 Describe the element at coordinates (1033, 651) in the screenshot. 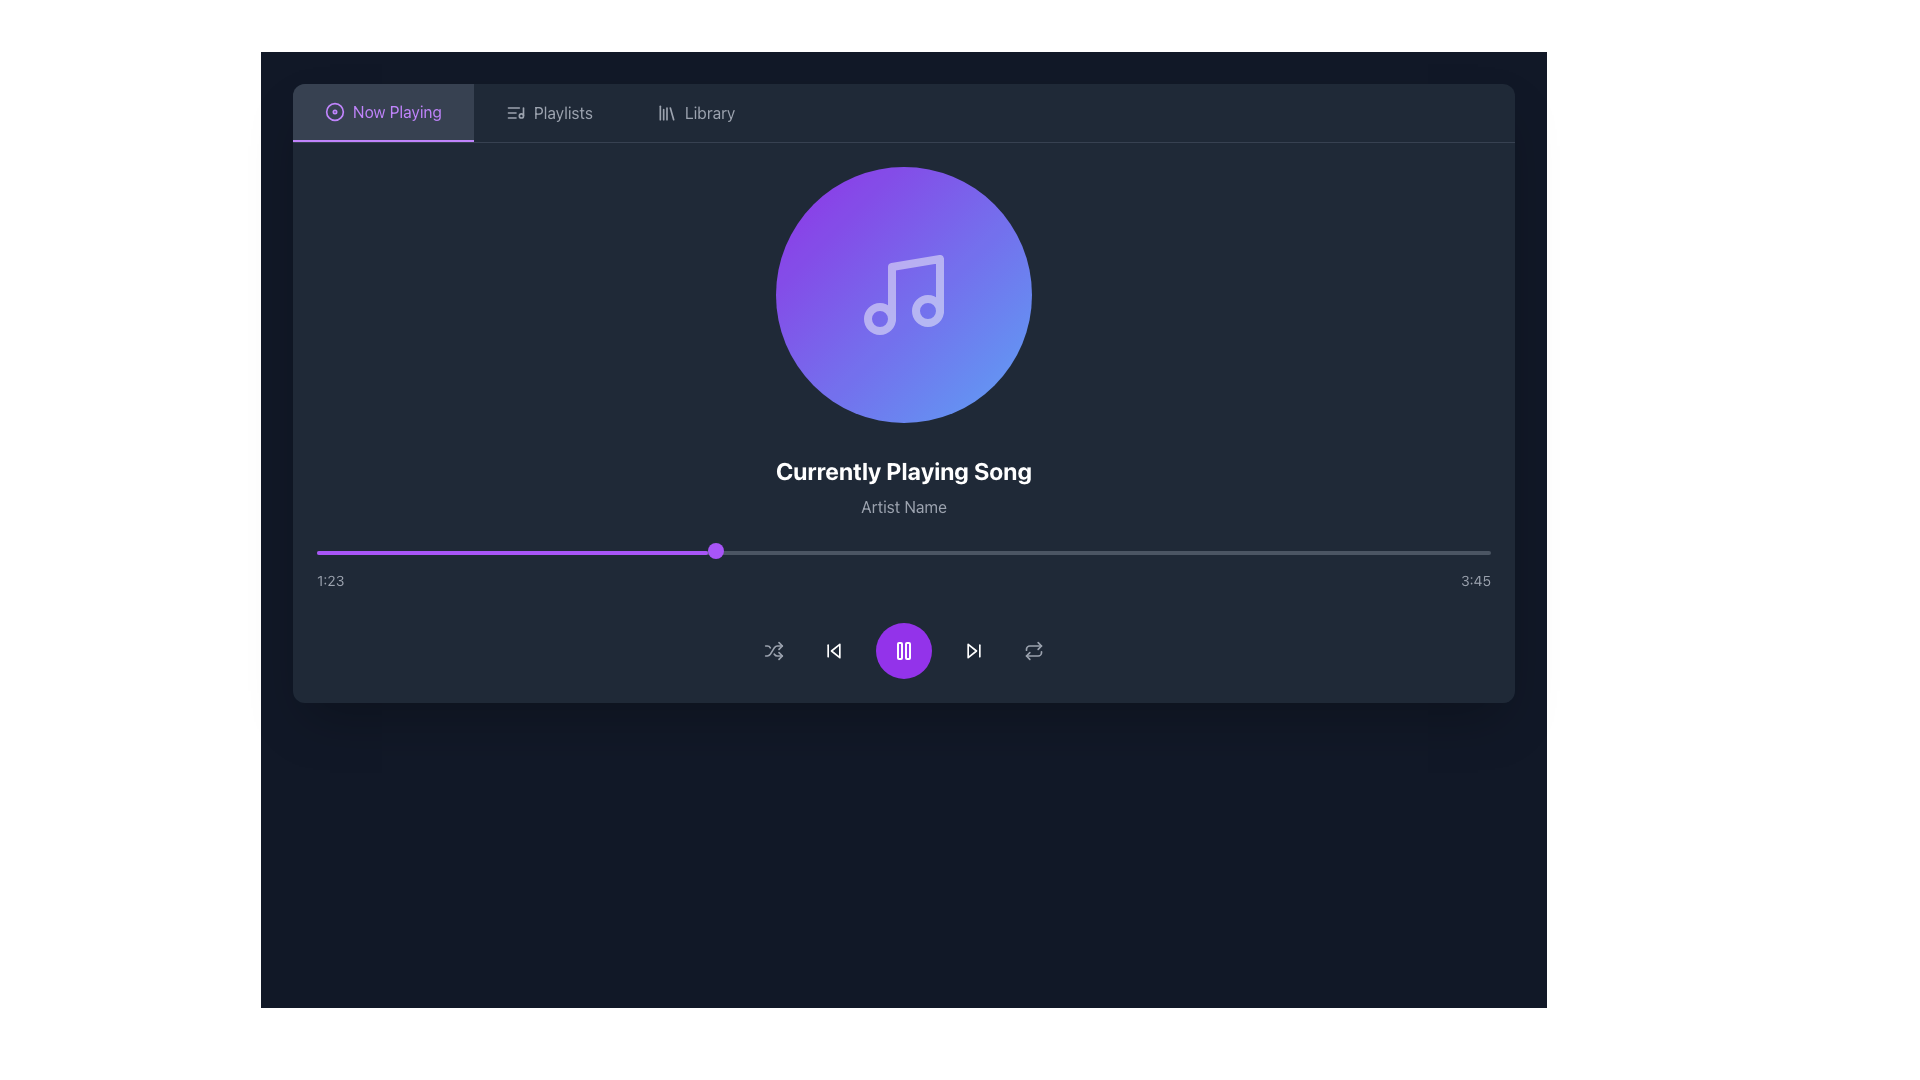

I see `the repeat button located at the bottom-center of the interface` at that location.